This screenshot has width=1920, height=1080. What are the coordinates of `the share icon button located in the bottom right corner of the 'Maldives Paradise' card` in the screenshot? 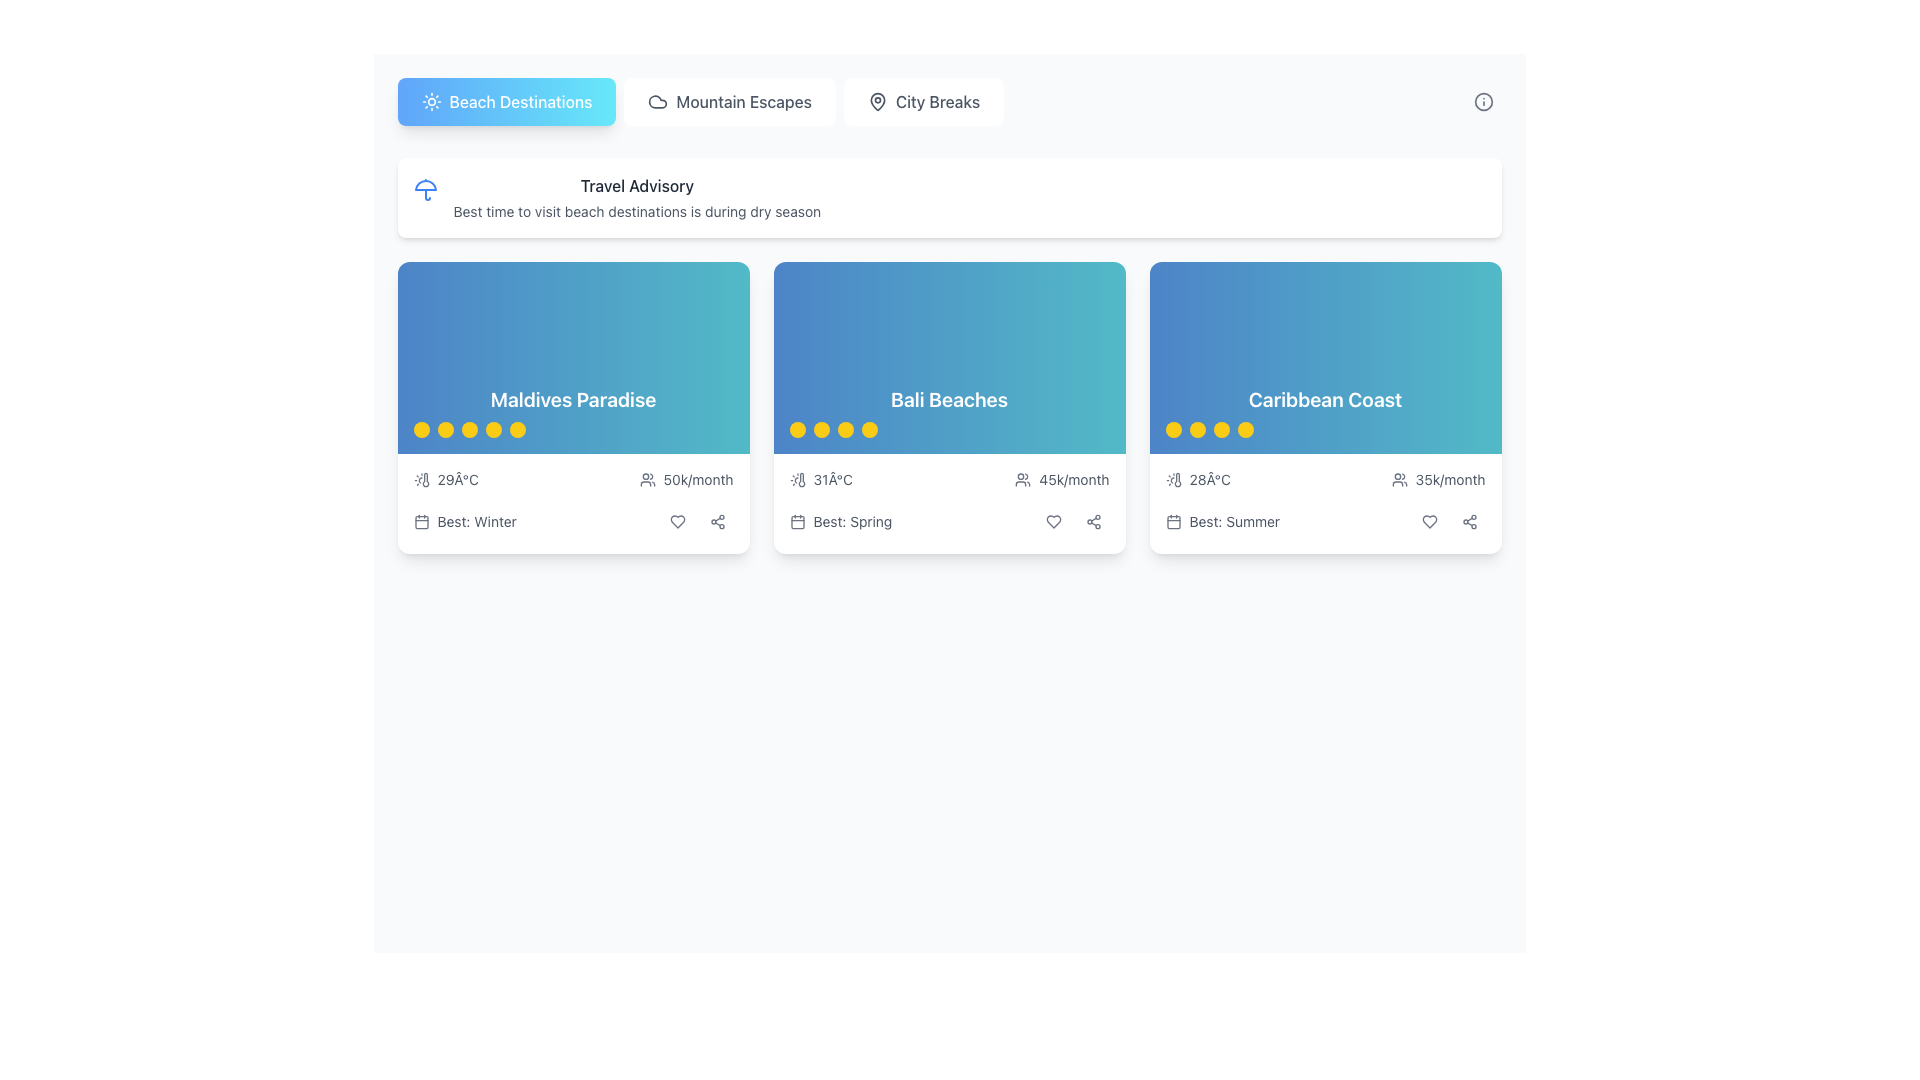 It's located at (717, 520).